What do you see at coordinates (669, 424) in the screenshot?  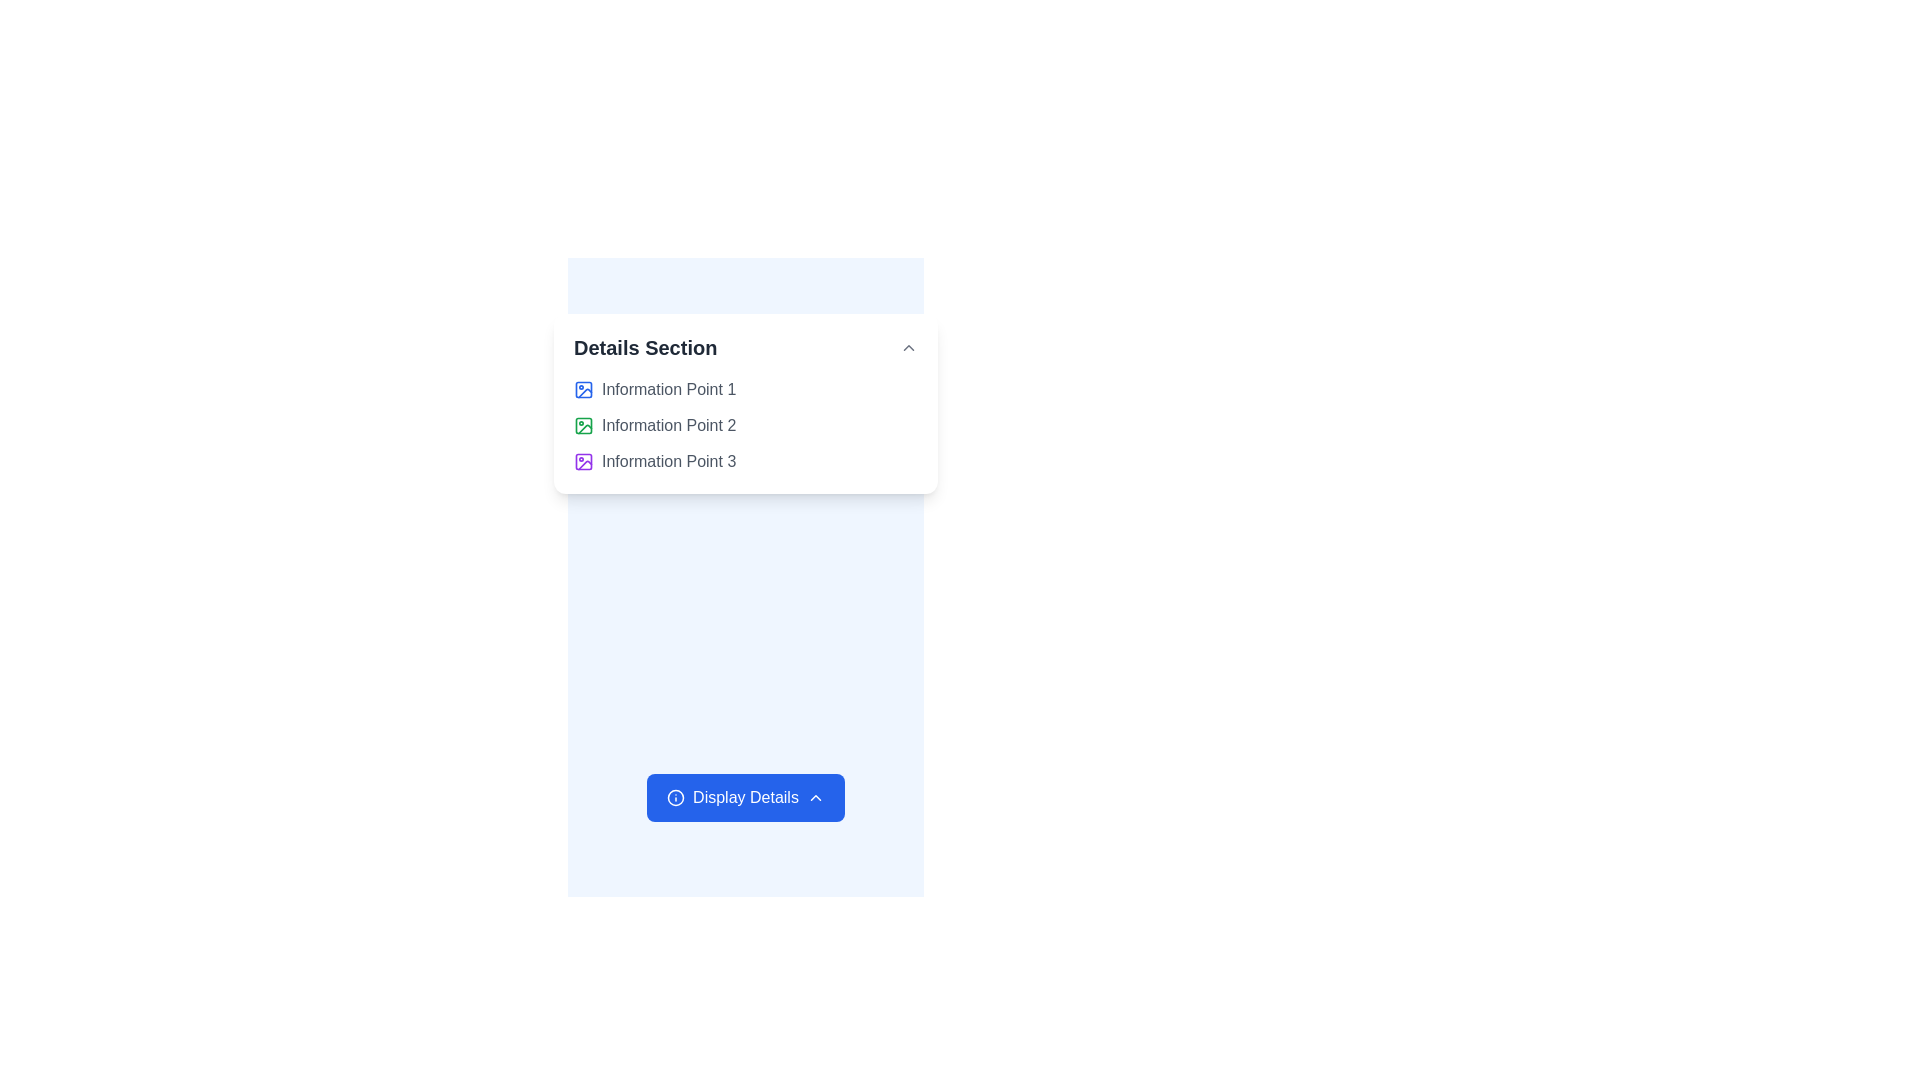 I see `the second item in the 'Details Section' list, which serves as a label or descriptive text` at bounding box center [669, 424].